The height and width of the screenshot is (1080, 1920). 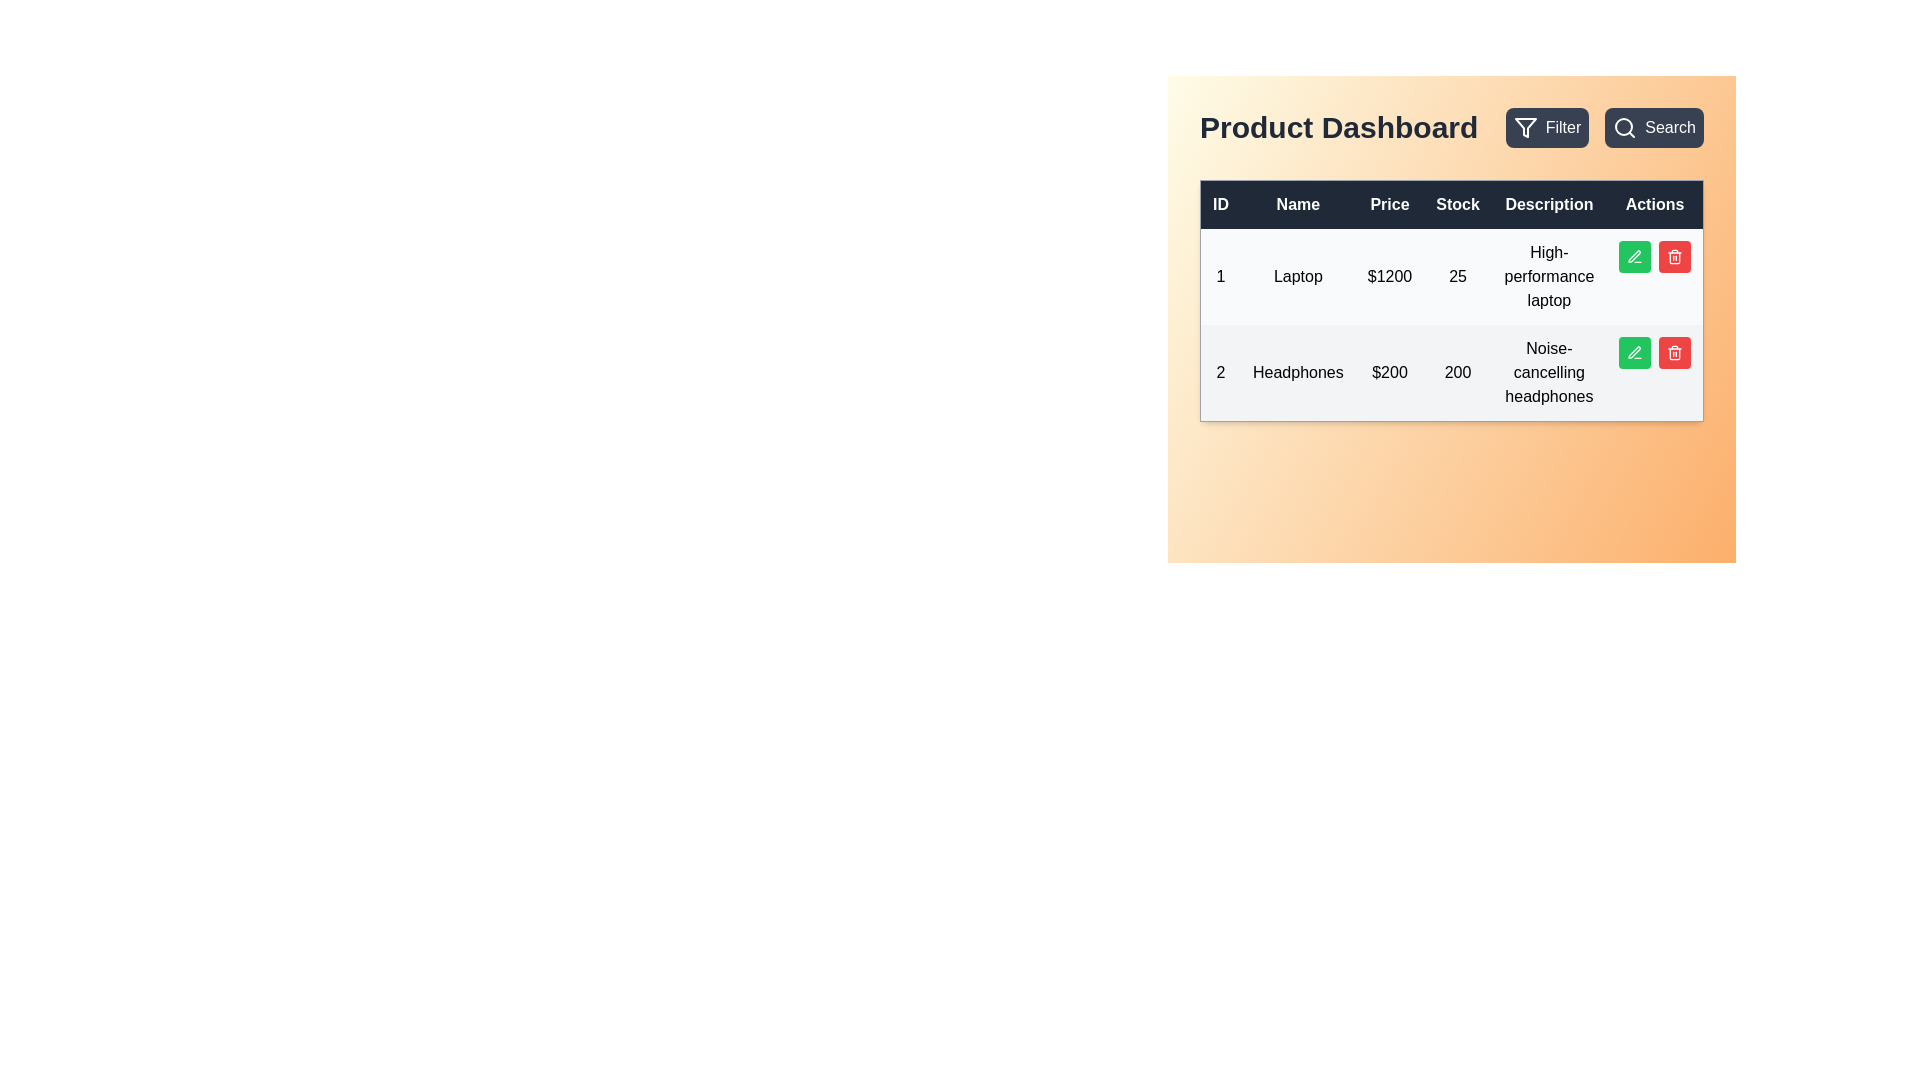 What do you see at coordinates (1675, 352) in the screenshot?
I see `the trash can icon with a red background, which is part of a button on the right-most side of the 'Actions' column in the second row of the Product Dashboard to possibly reveal additional details` at bounding box center [1675, 352].